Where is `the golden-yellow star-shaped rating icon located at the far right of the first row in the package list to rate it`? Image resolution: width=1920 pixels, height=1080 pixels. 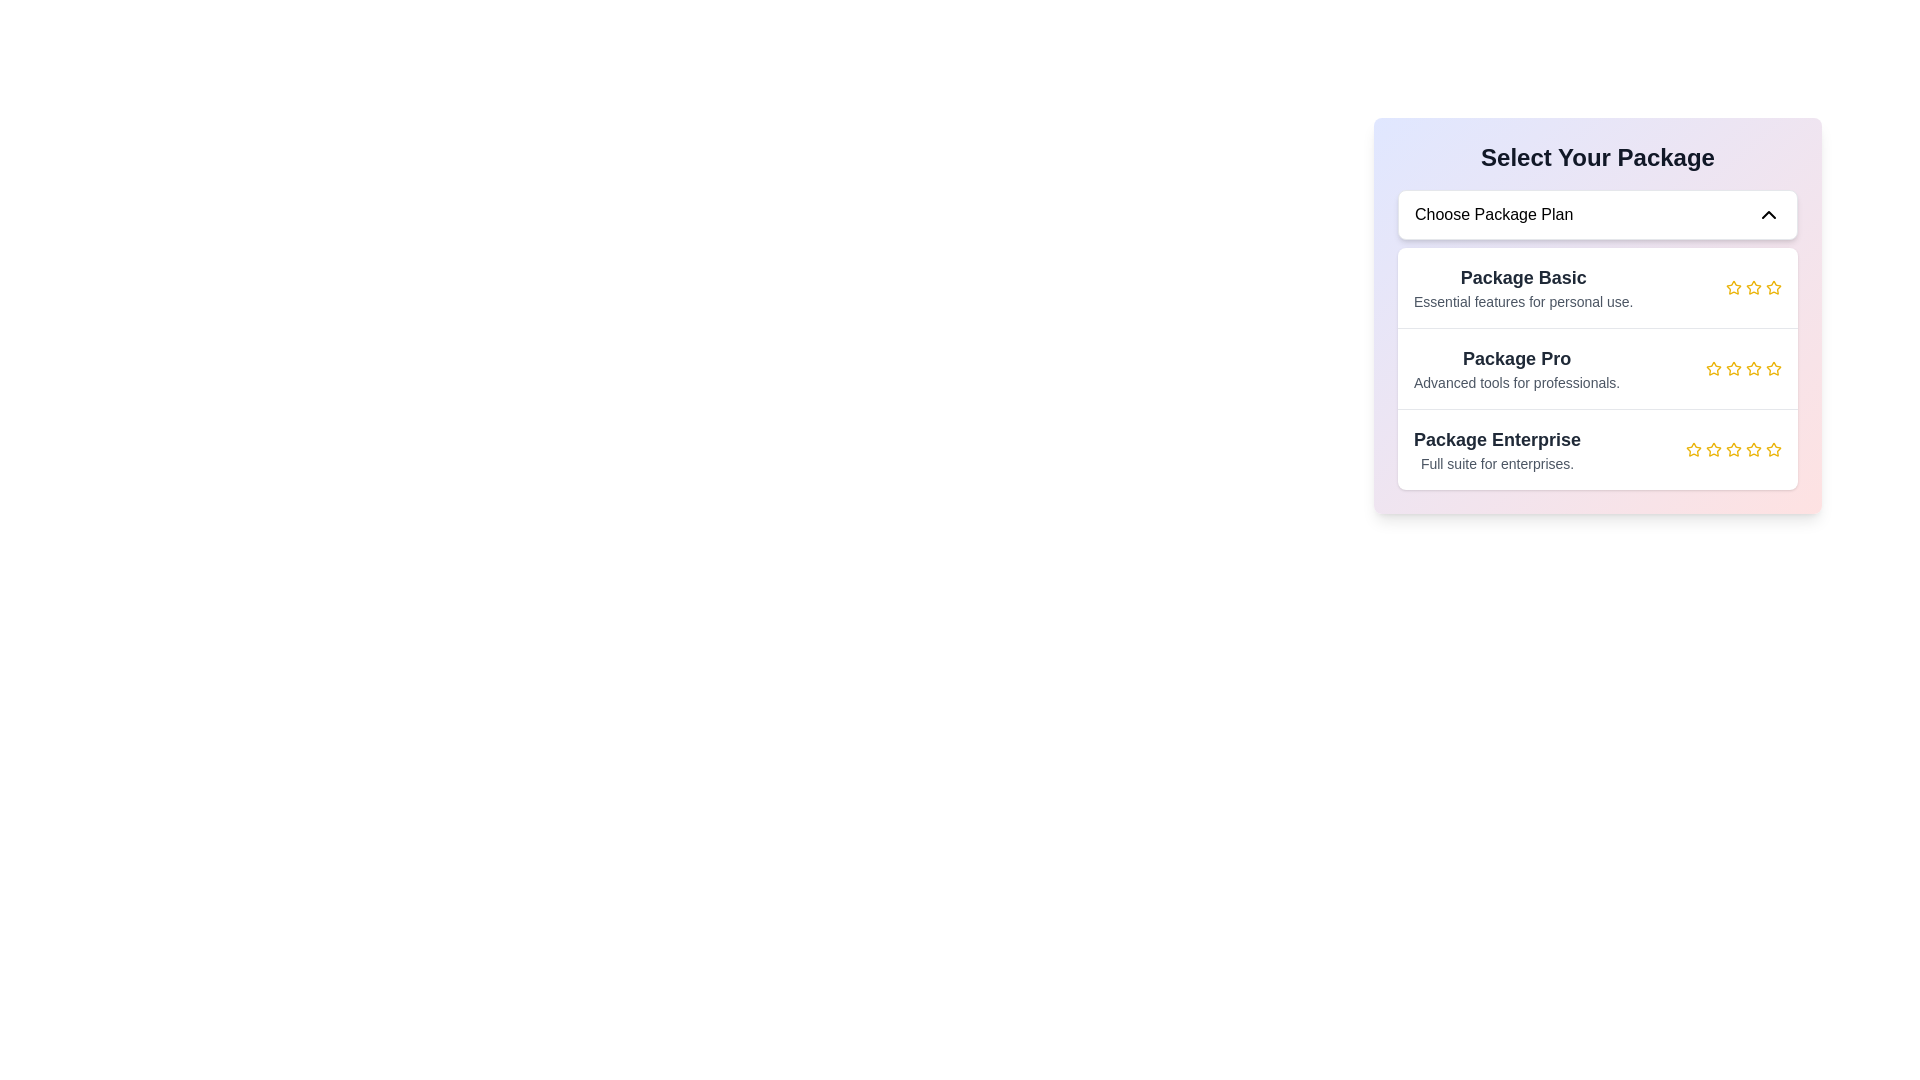
the golden-yellow star-shaped rating icon located at the far right of the first row in the package list to rate it is located at coordinates (1751, 286).